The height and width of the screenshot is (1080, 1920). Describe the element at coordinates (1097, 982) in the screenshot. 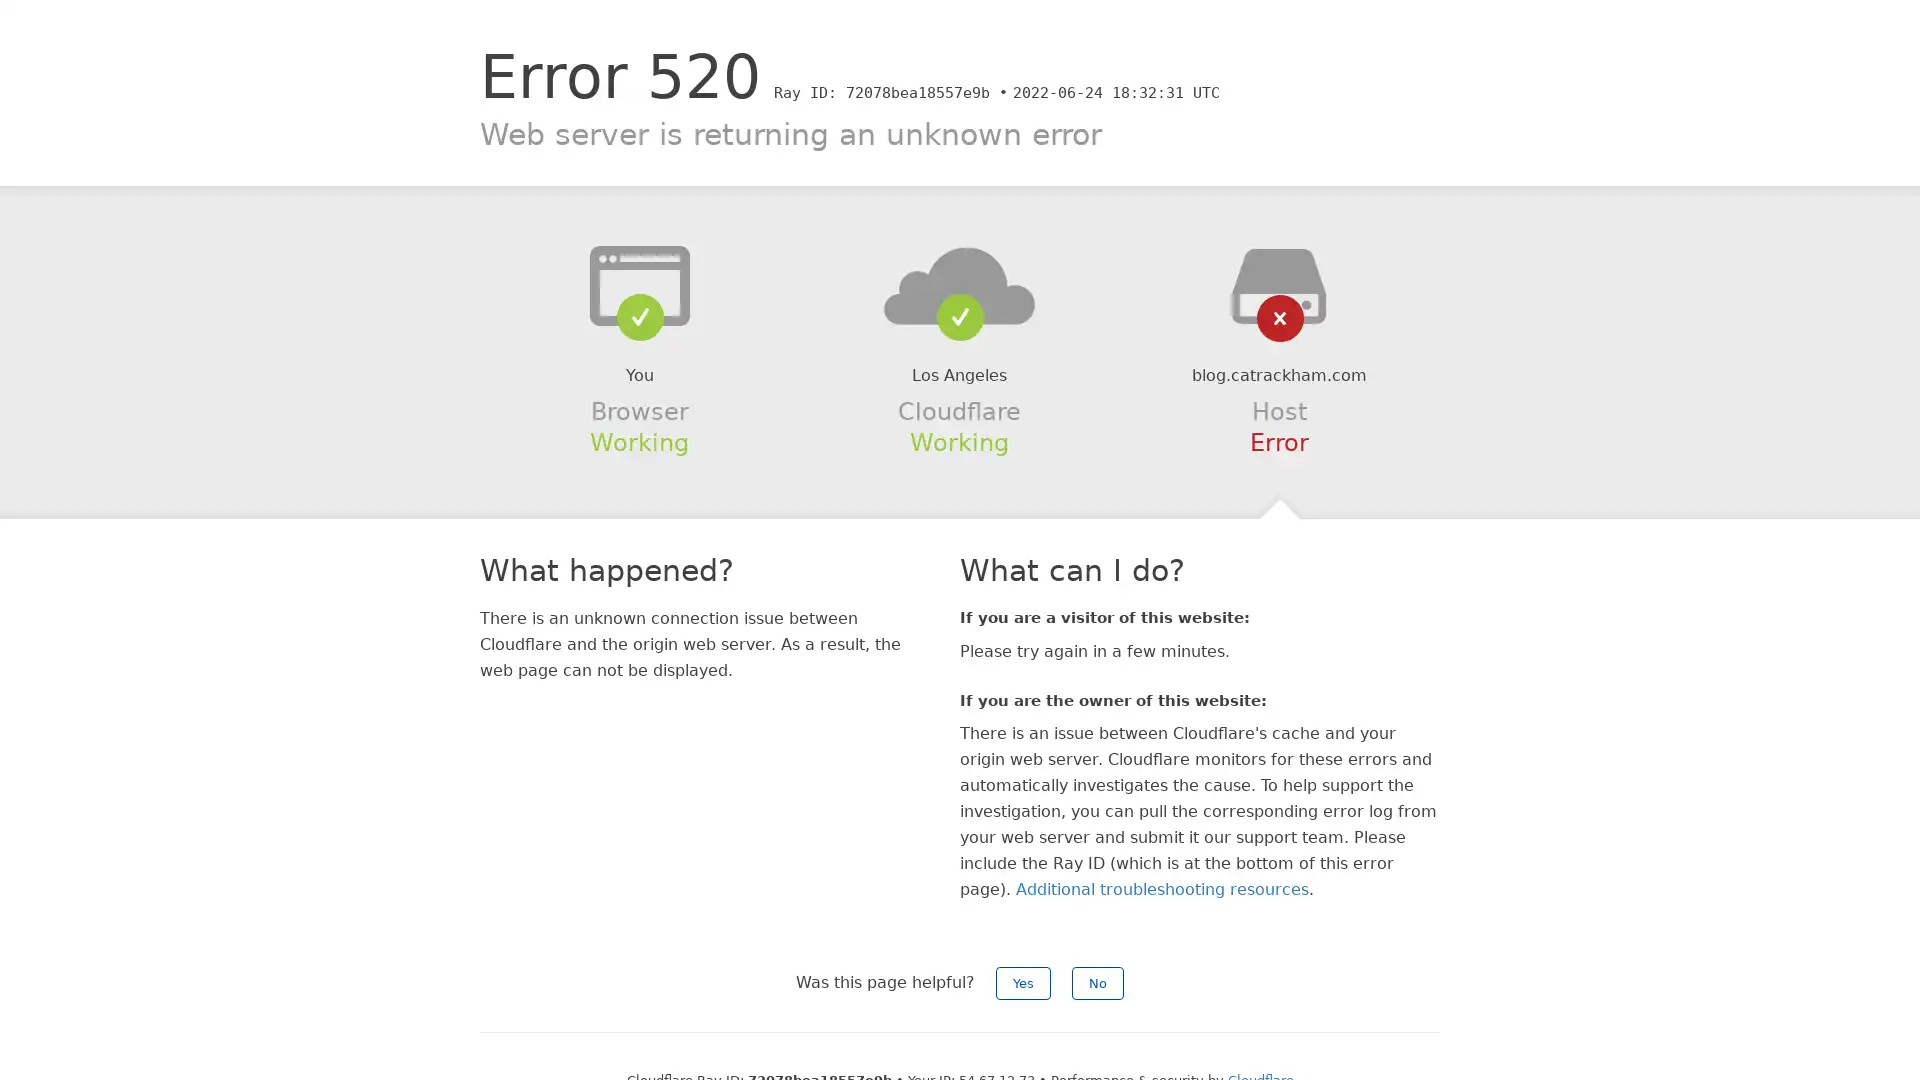

I see `No` at that location.